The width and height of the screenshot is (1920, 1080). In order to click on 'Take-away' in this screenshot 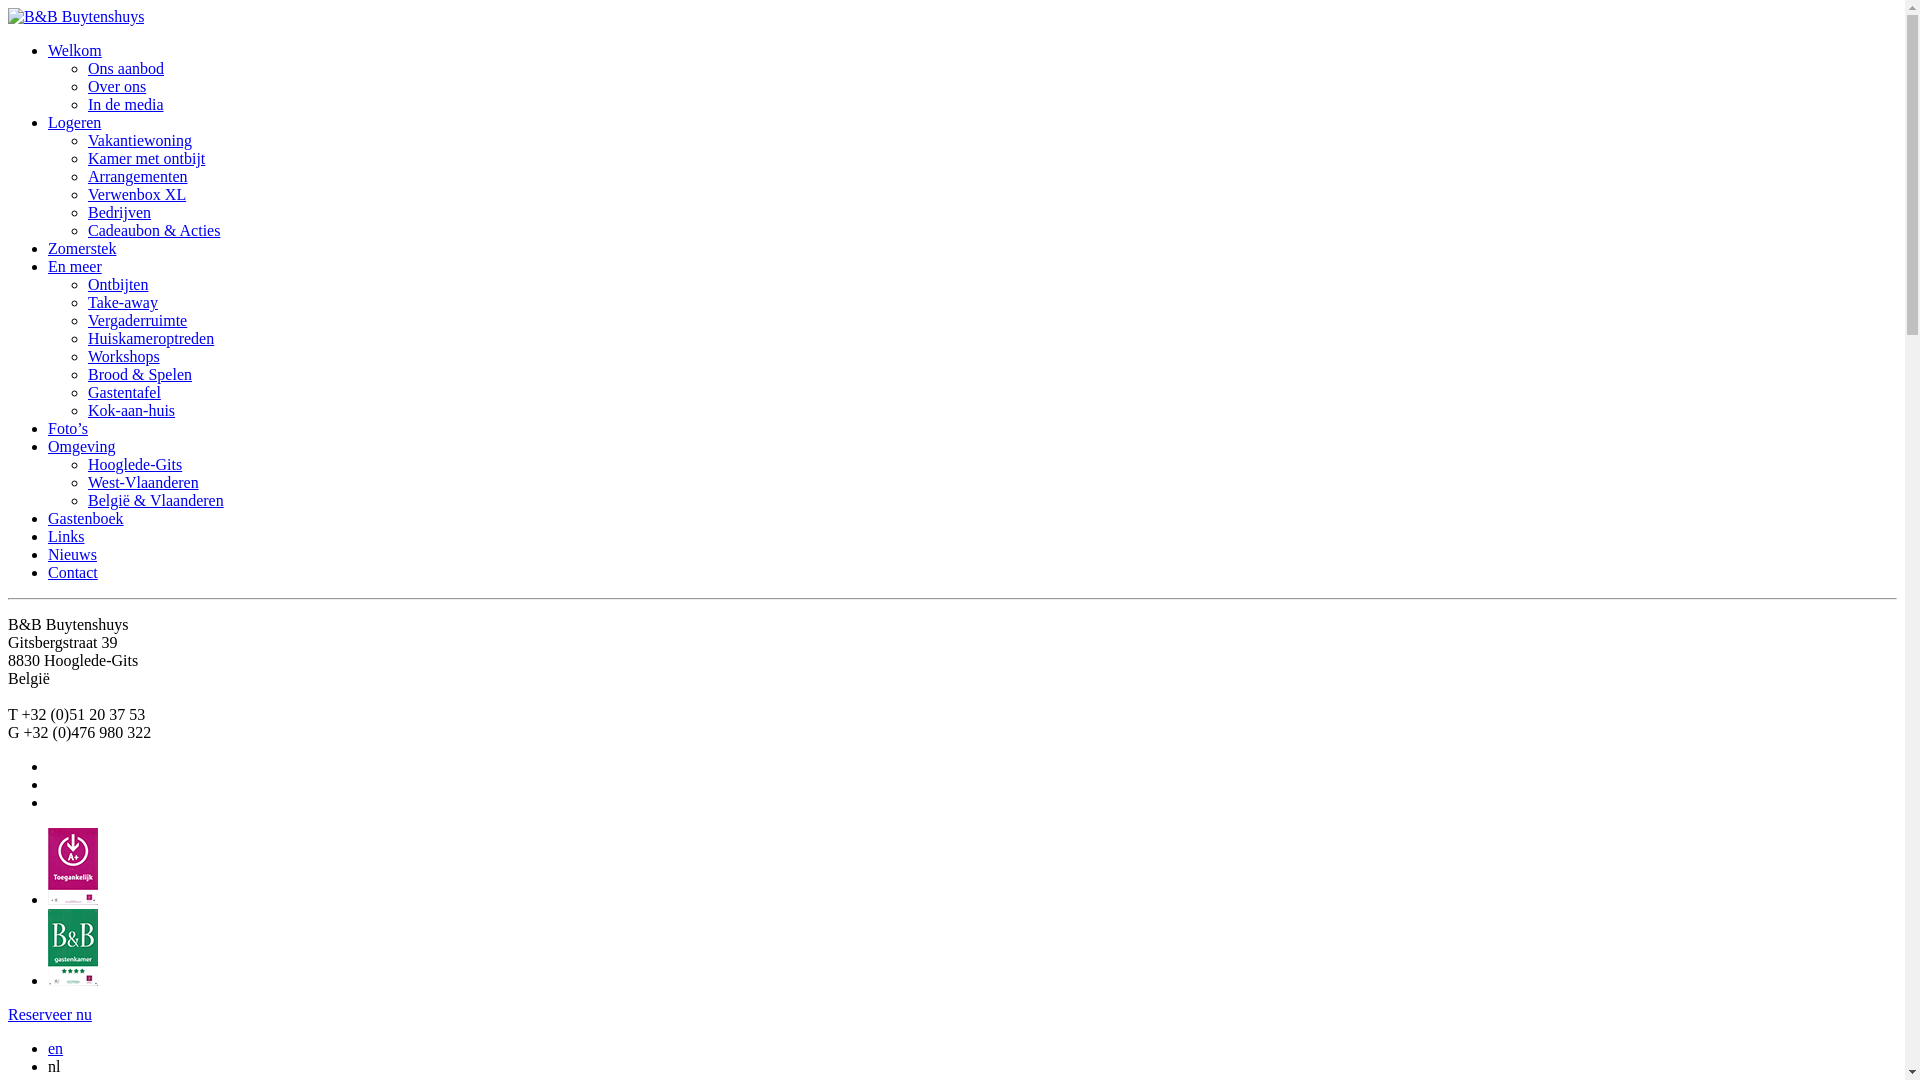, I will do `click(122, 302)`.